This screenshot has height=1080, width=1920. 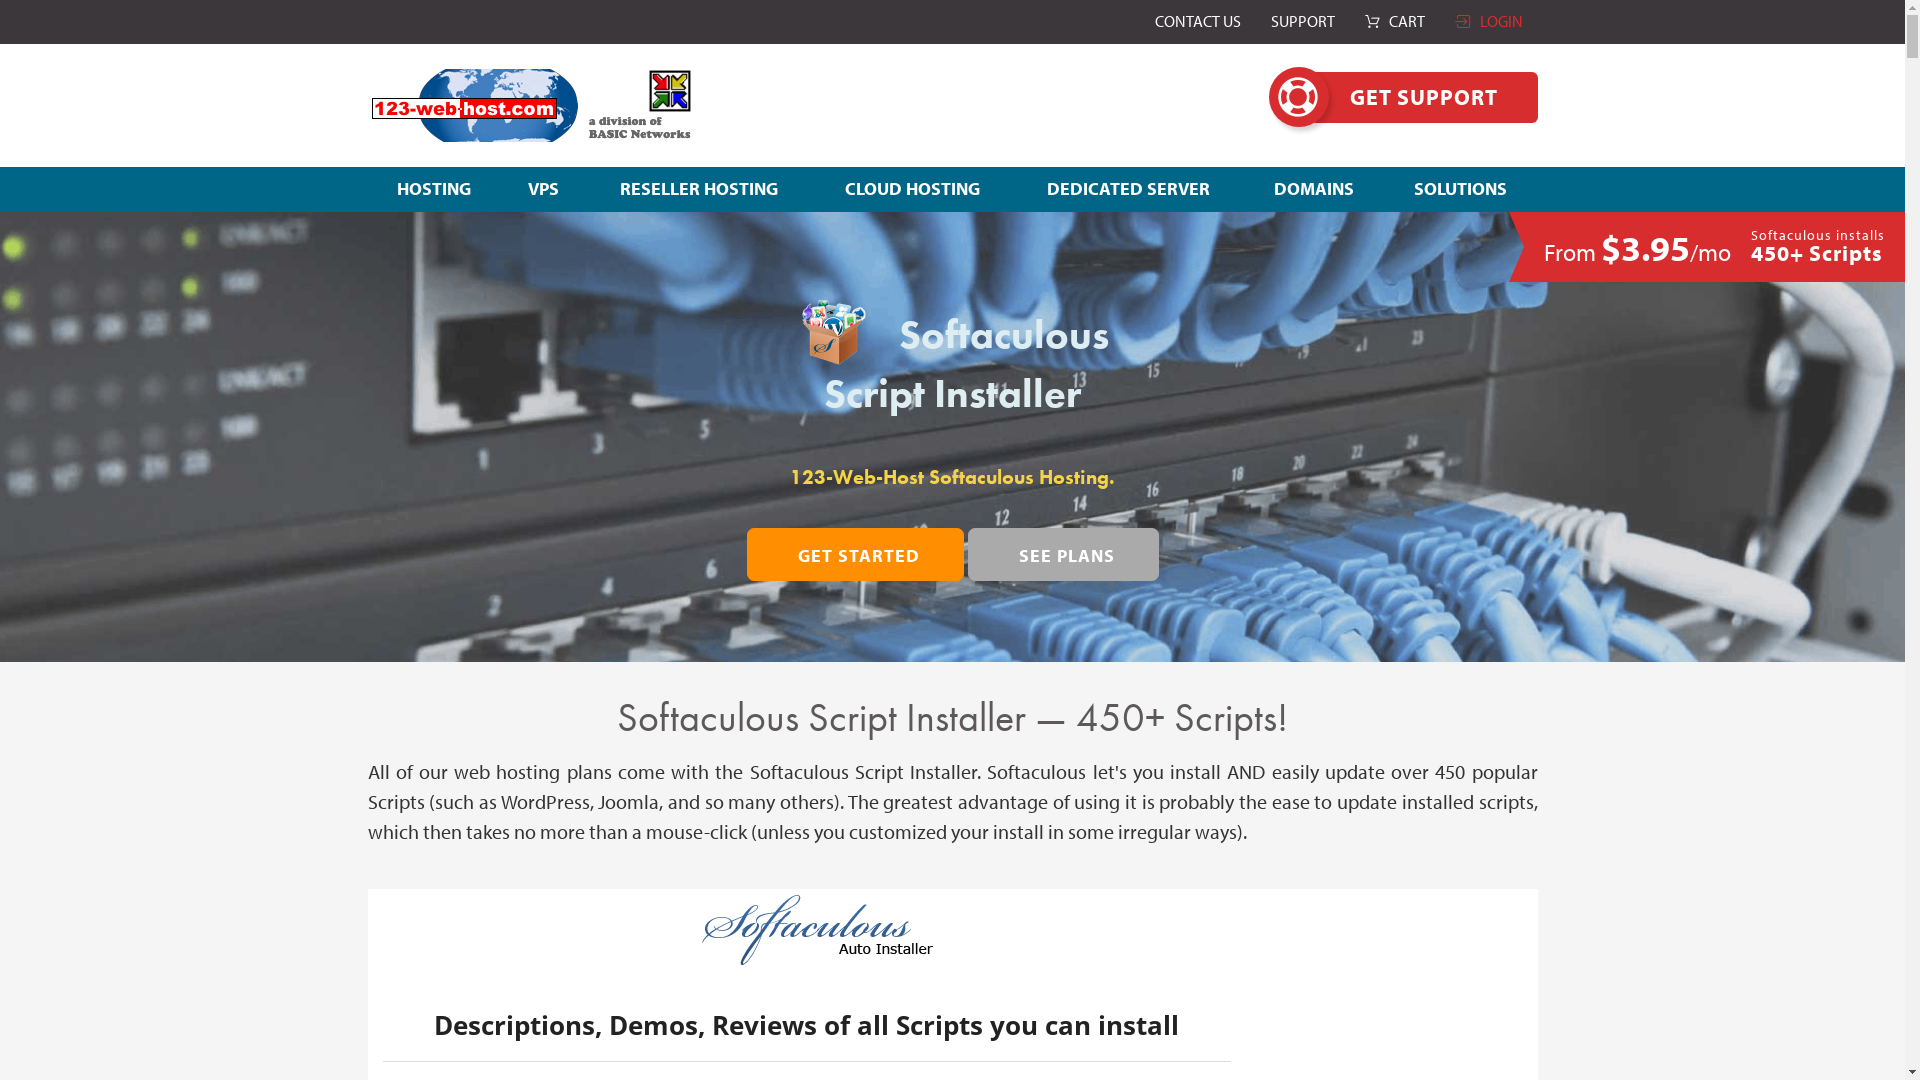 What do you see at coordinates (1128, 188) in the screenshot?
I see `'DEDICATED SERVER'` at bounding box center [1128, 188].